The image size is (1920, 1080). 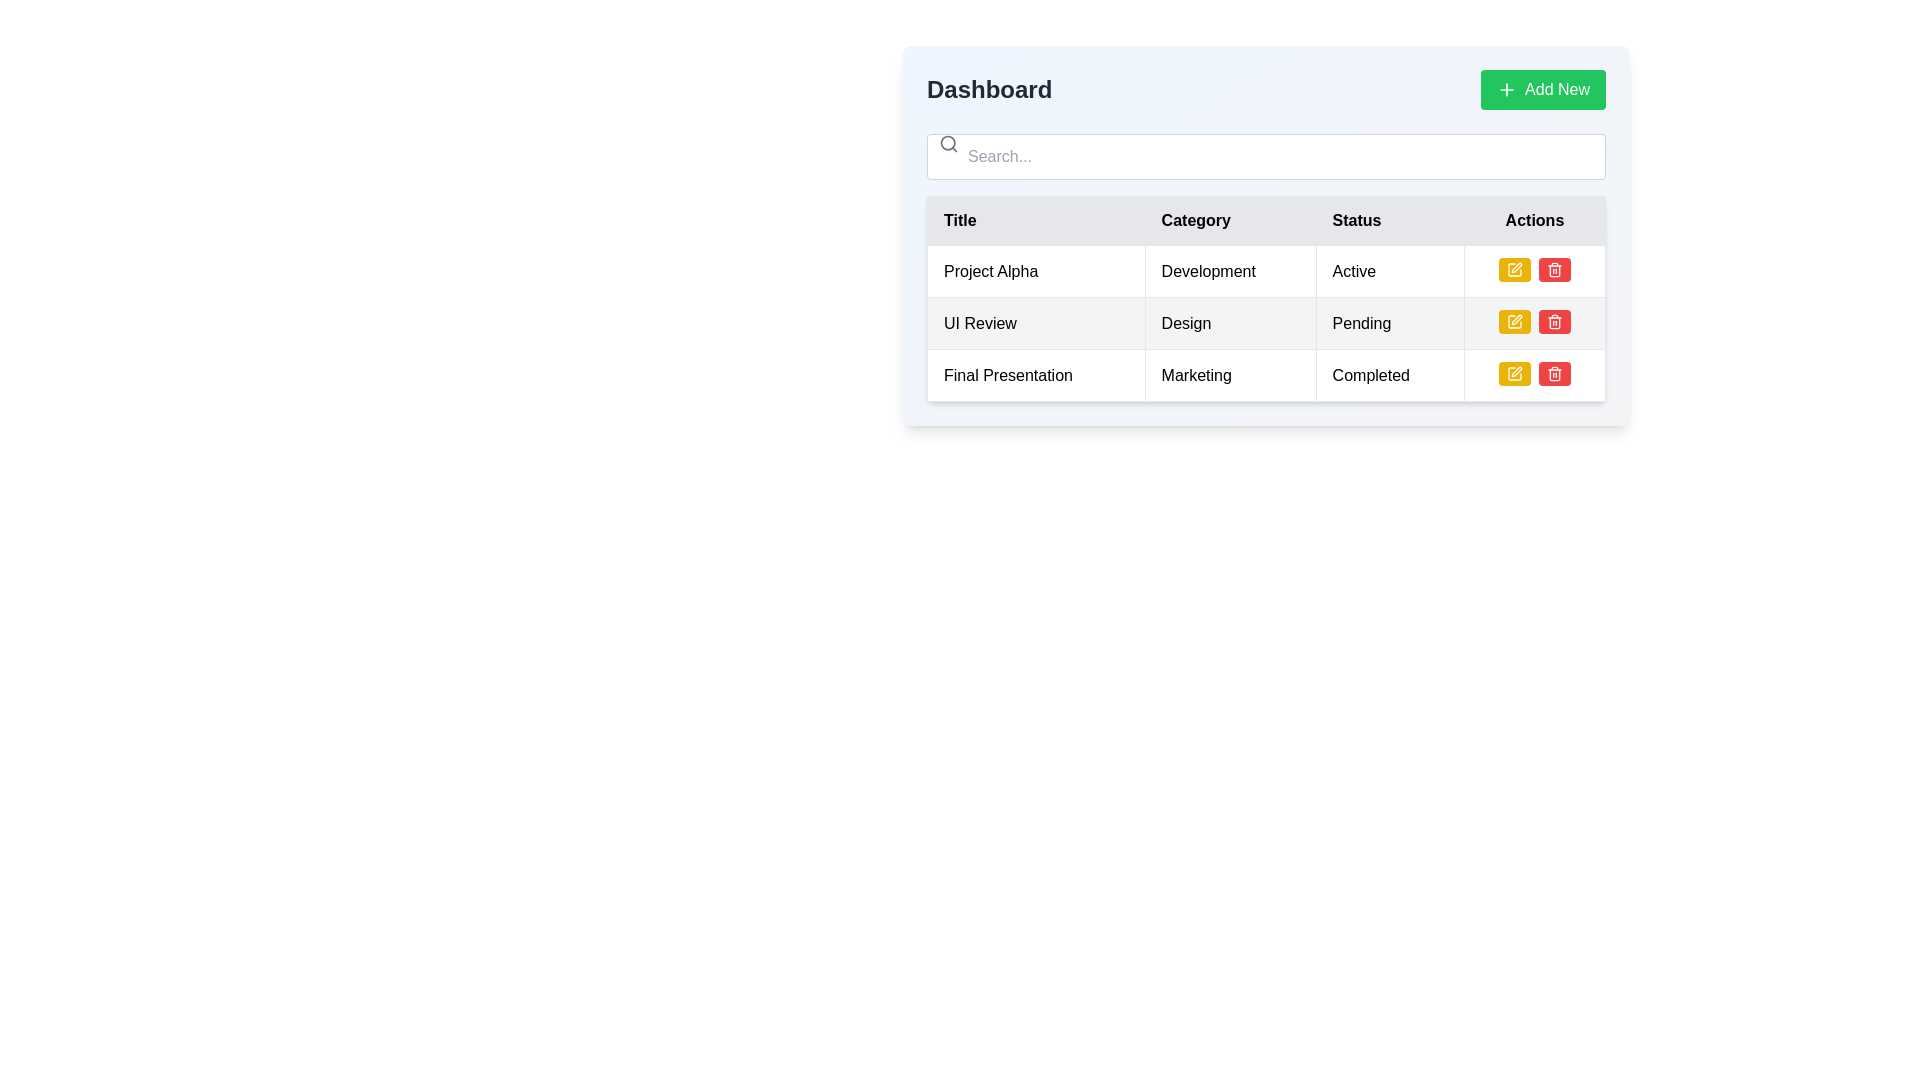 What do you see at coordinates (1554, 374) in the screenshot?
I see `the deletion button located in the last row of the 'Actions' column, which is adjacent to the yellow button with a pencil icon` at bounding box center [1554, 374].